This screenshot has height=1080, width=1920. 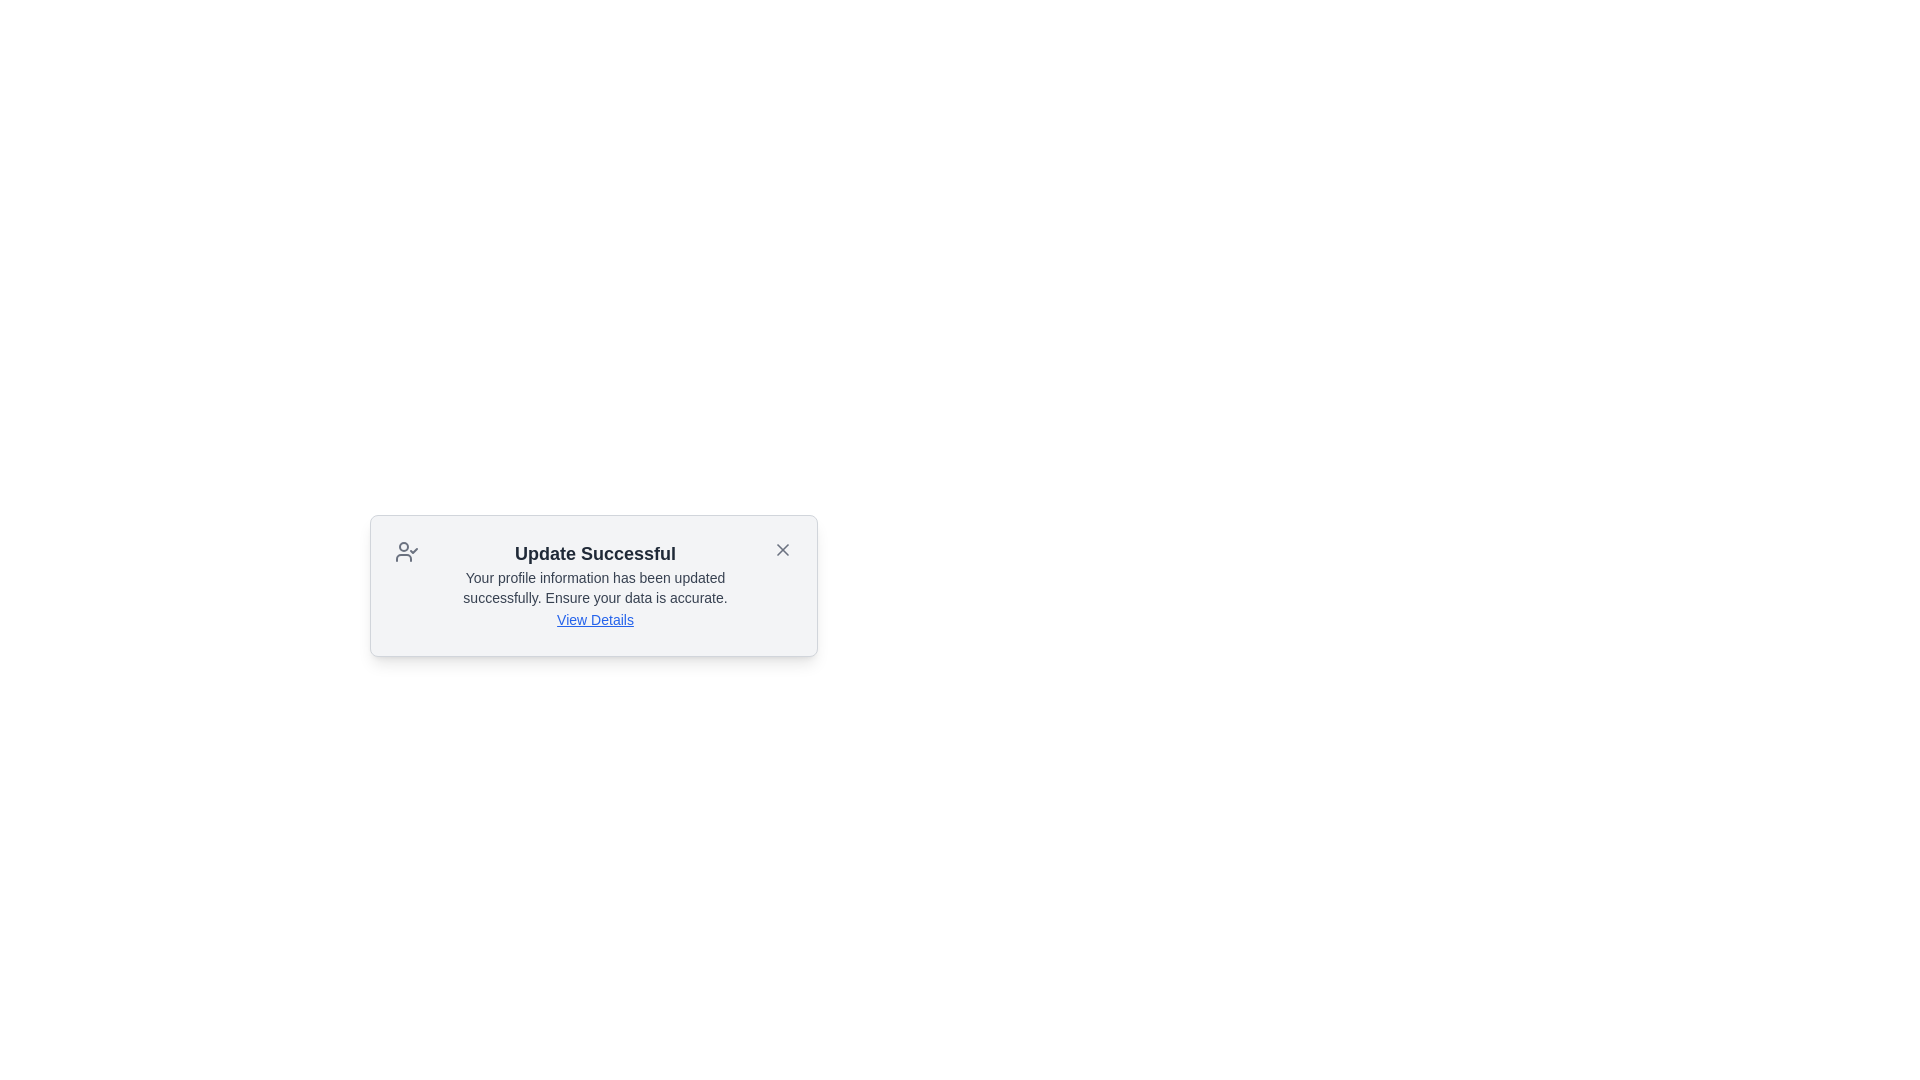 What do you see at coordinates (781, 550) in the screenshot?
I see `close button to dismiss the notification` at bounding box center [781, 550].